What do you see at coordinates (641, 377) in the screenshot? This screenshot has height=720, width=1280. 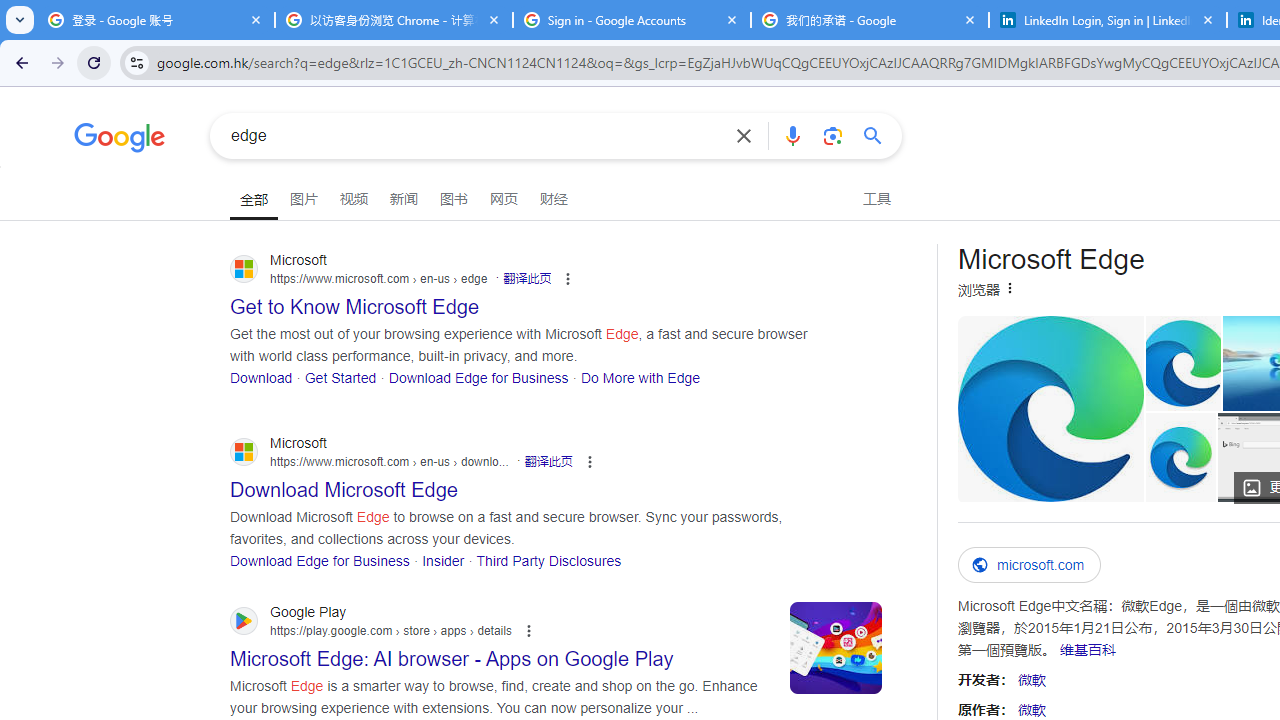 I see `'Do More with Edge'` at bounding box center [641, 377].